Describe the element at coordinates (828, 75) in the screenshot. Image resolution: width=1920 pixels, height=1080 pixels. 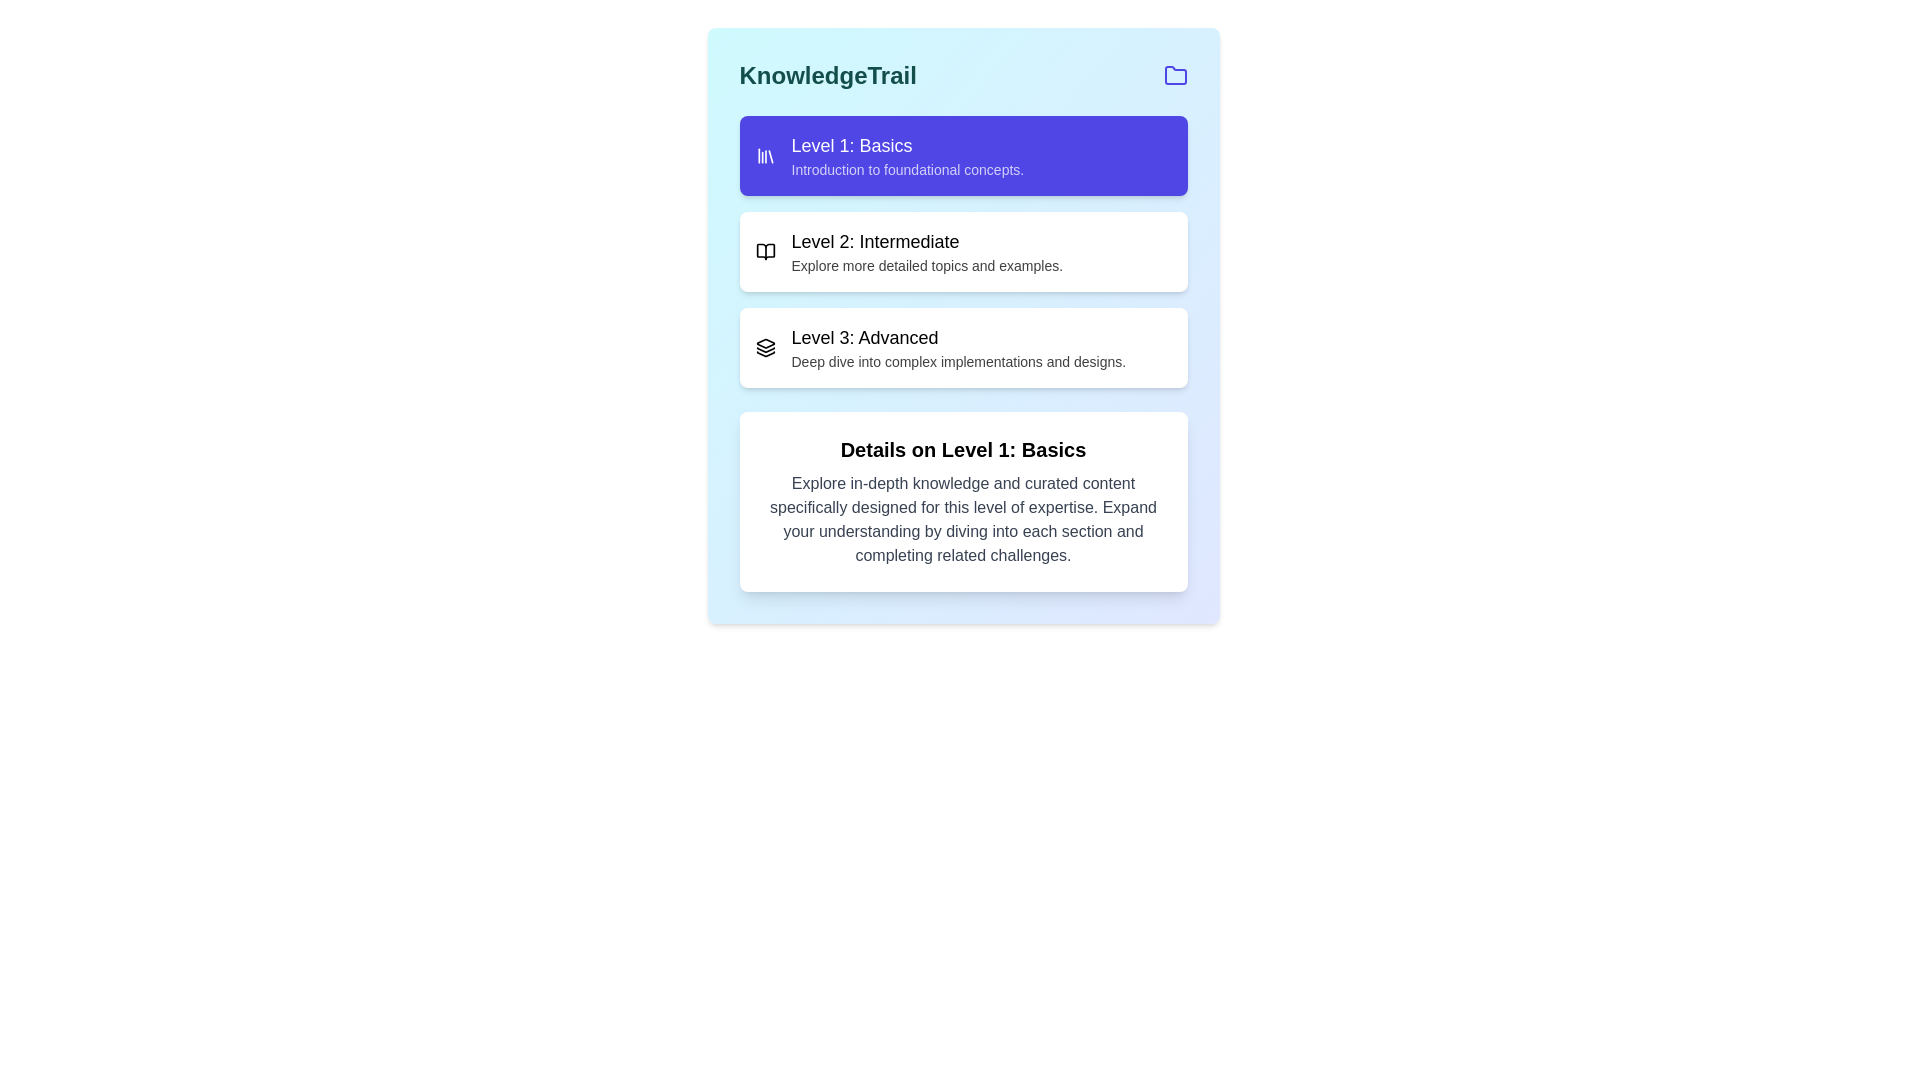
I see `the Text label that serves as a title or branding within the UI, positioned centrally at the top area of the interface panel, to the left of the folder icon` at that location.